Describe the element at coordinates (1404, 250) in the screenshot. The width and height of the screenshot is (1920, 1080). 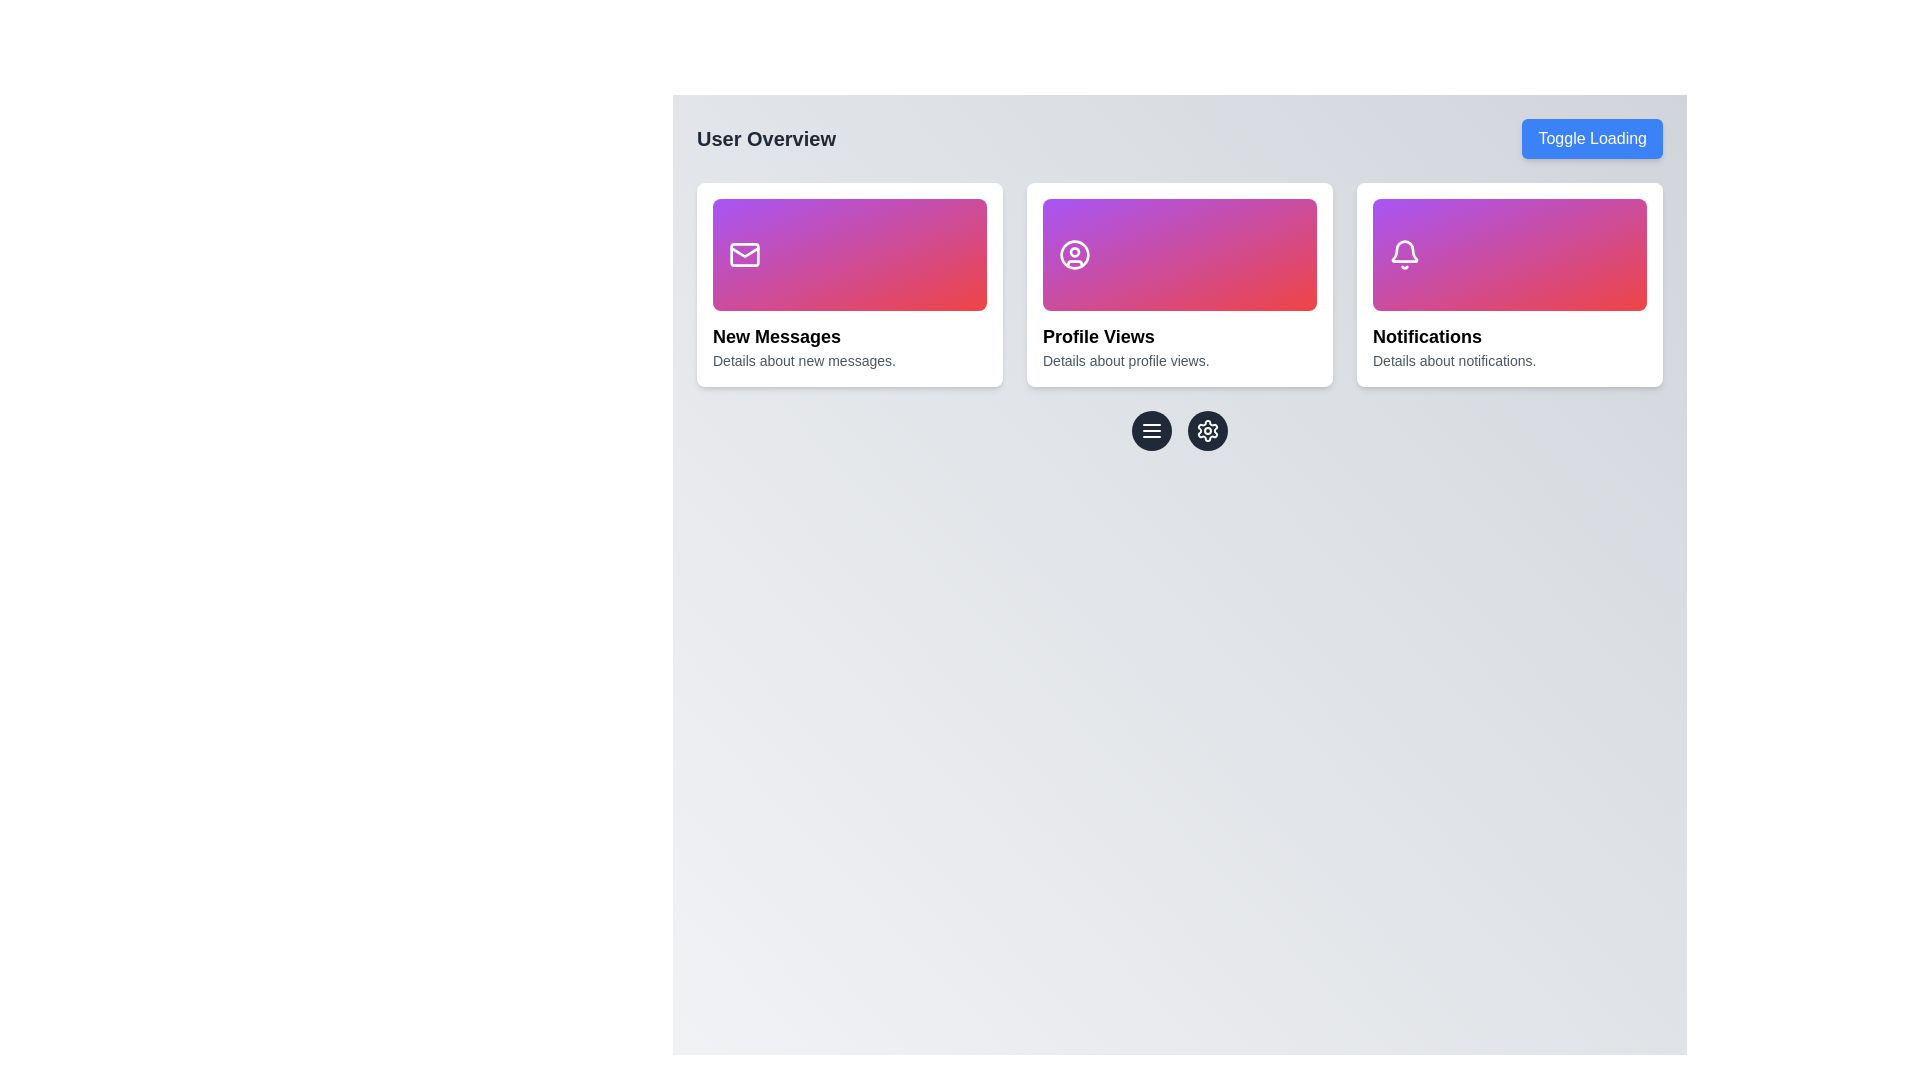
I see `the notifications icon located in the upper section of the 'Notifications' card on the right side of the interface` at that location.